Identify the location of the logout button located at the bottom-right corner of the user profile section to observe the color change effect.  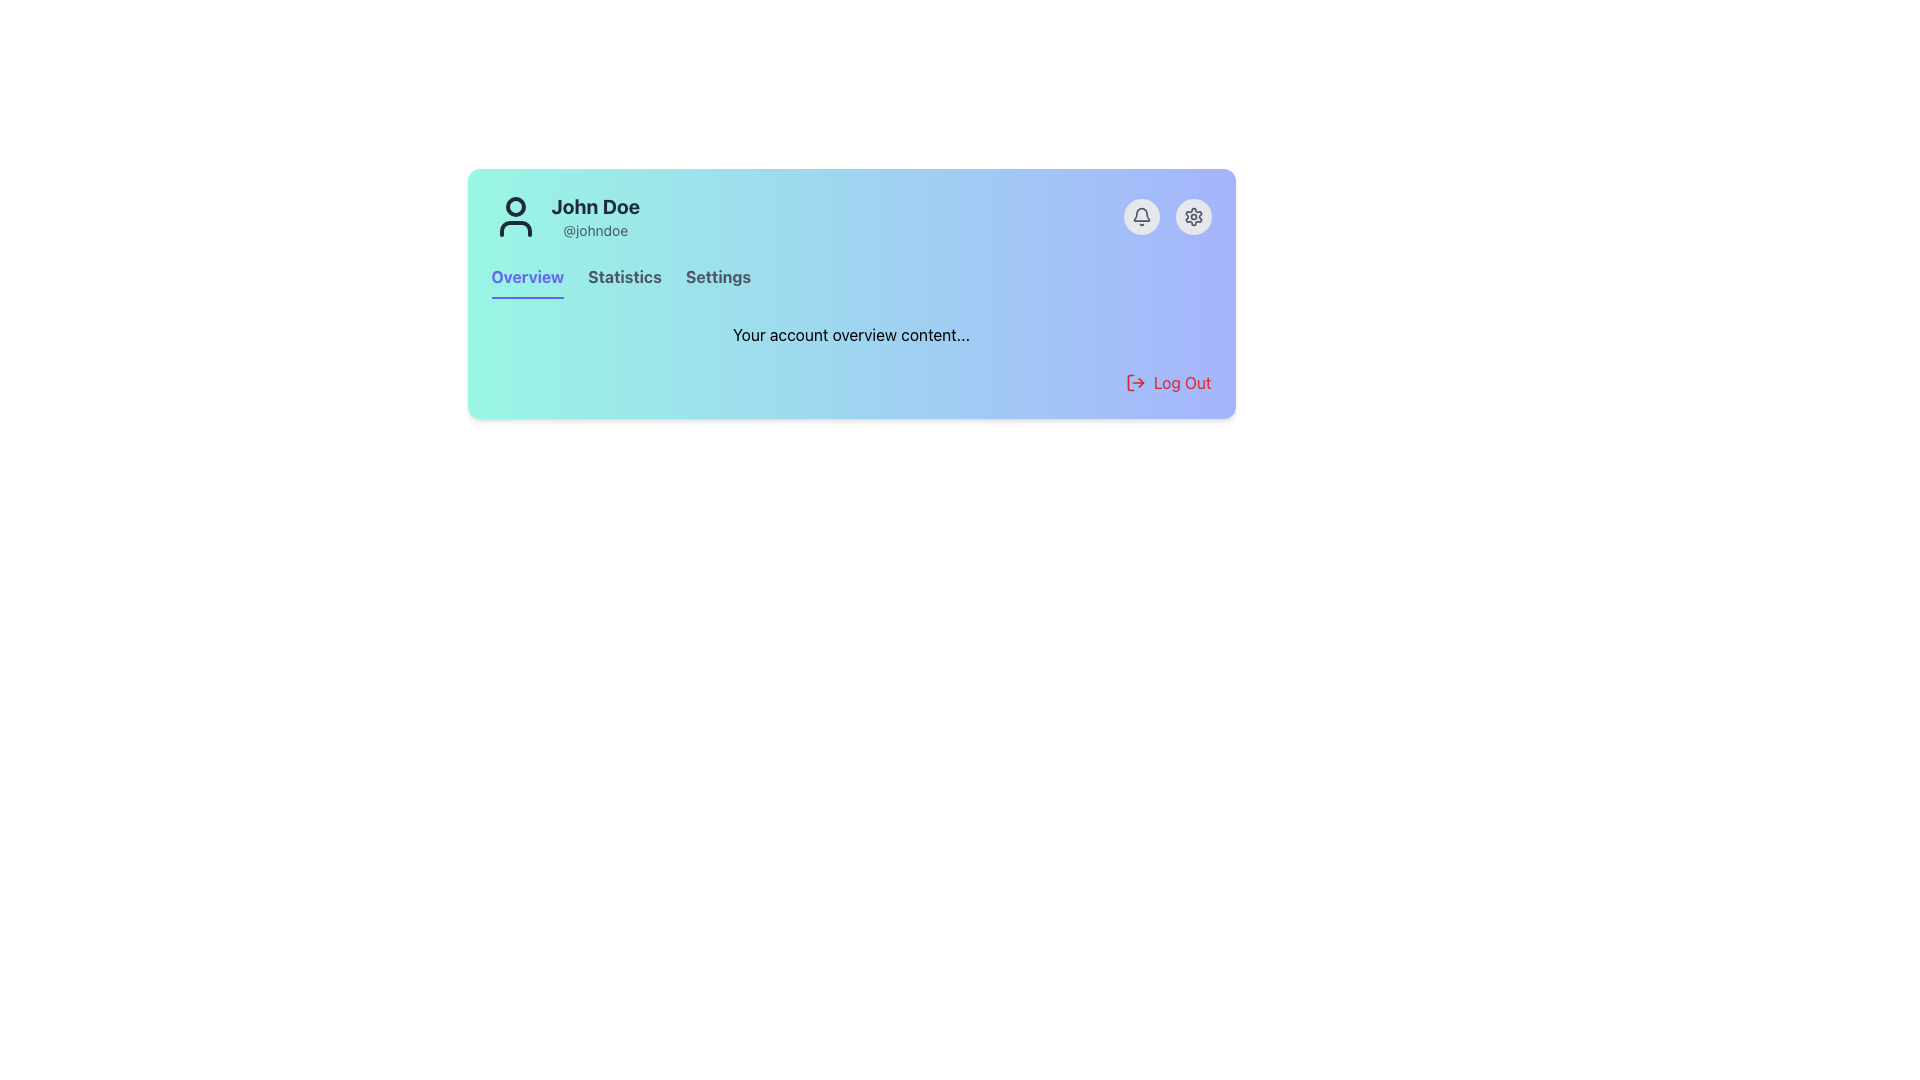
(1168, 382).